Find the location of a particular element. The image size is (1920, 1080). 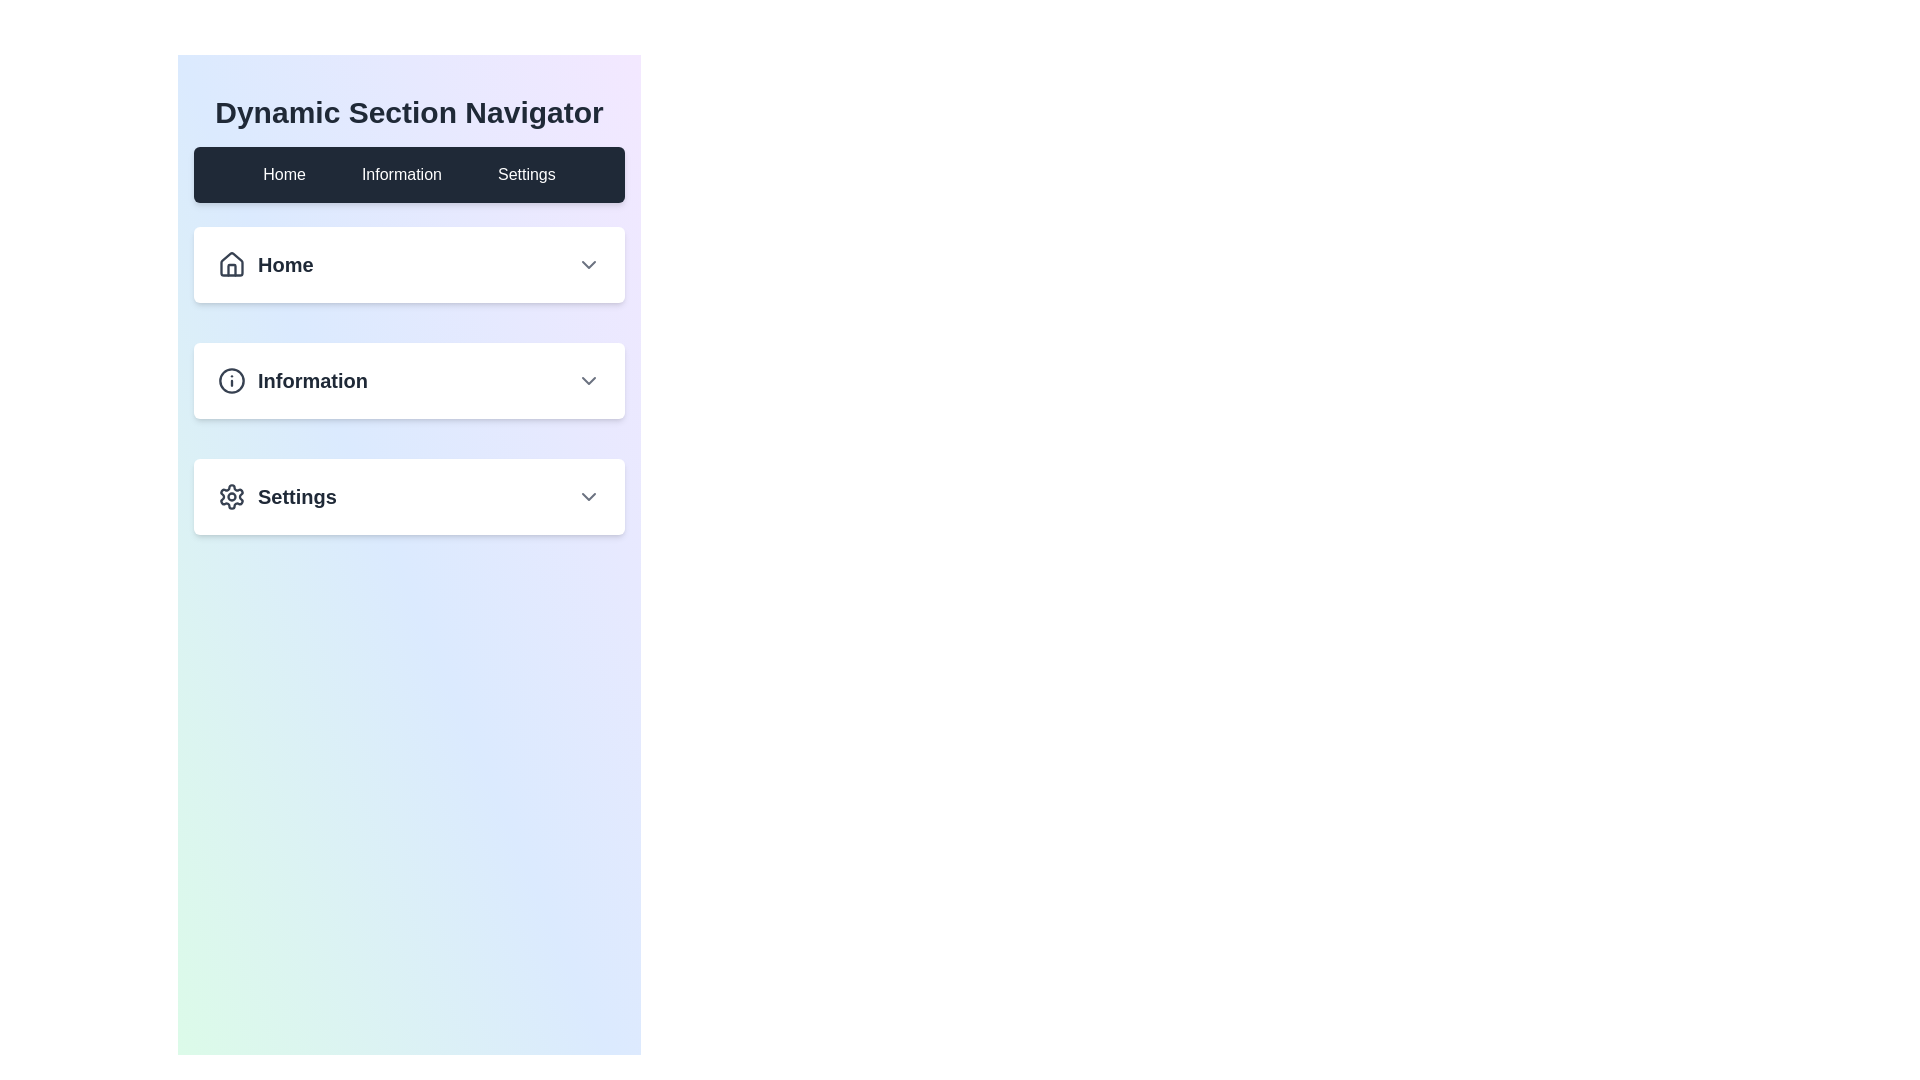

the second navigation link in the menu that directs to the 'Information' section is located at coordinates (291, 381).